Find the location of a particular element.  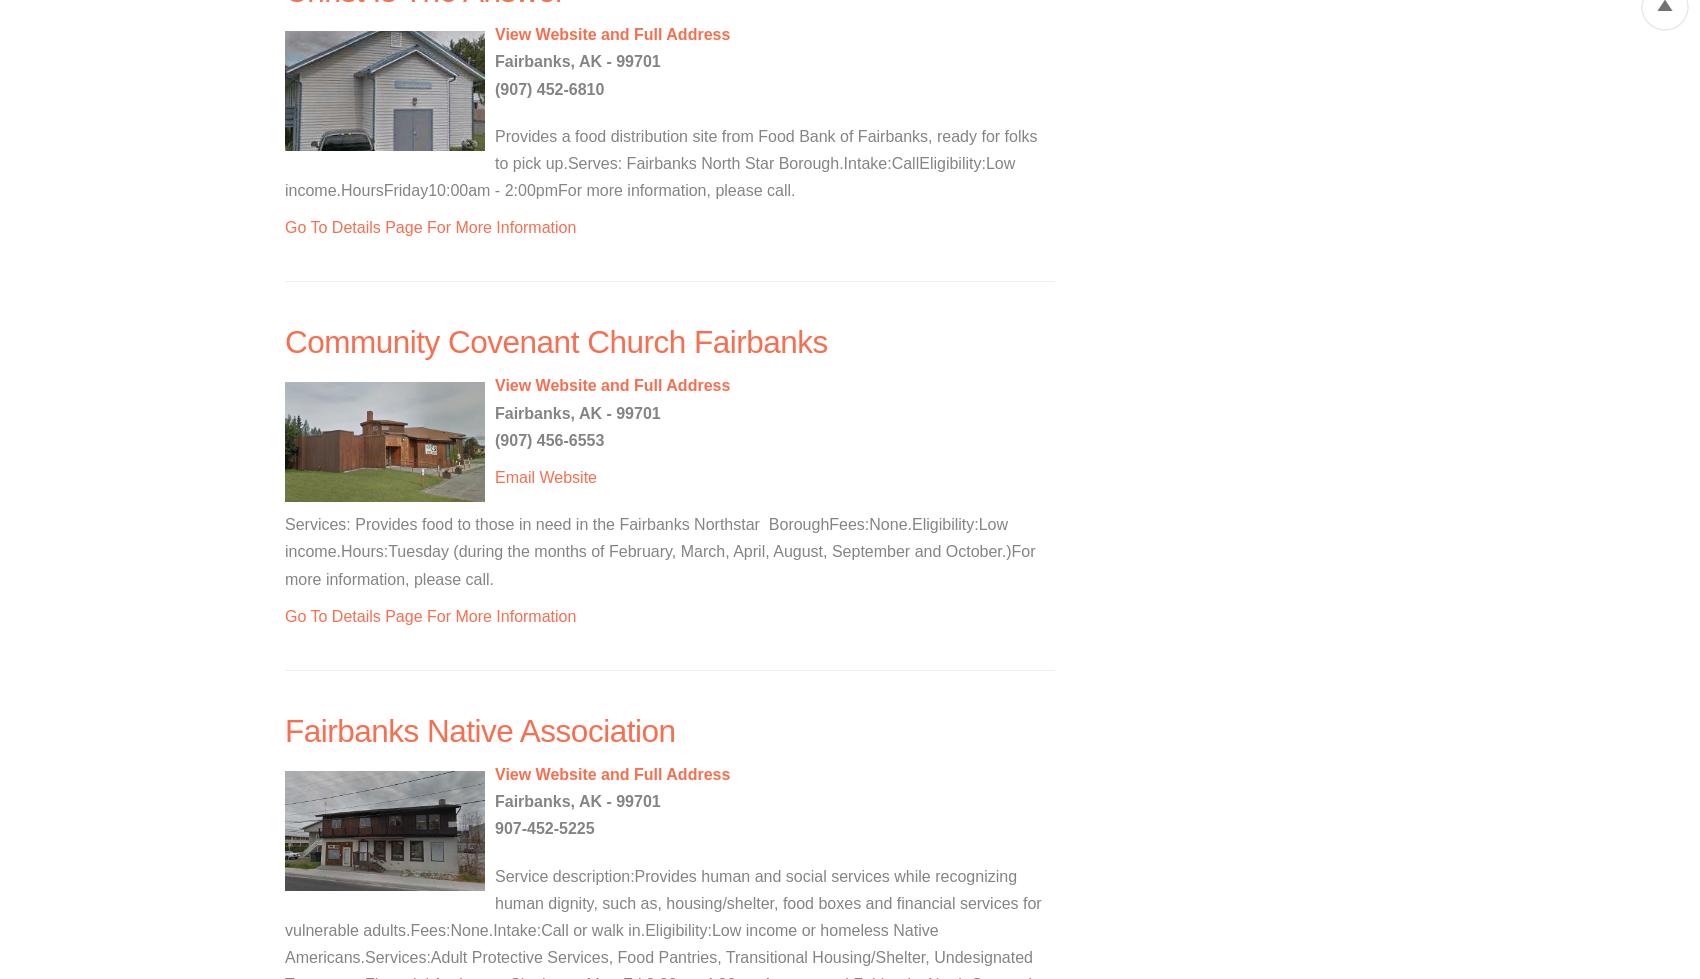

'Email' is located at coordinates (514, 477).